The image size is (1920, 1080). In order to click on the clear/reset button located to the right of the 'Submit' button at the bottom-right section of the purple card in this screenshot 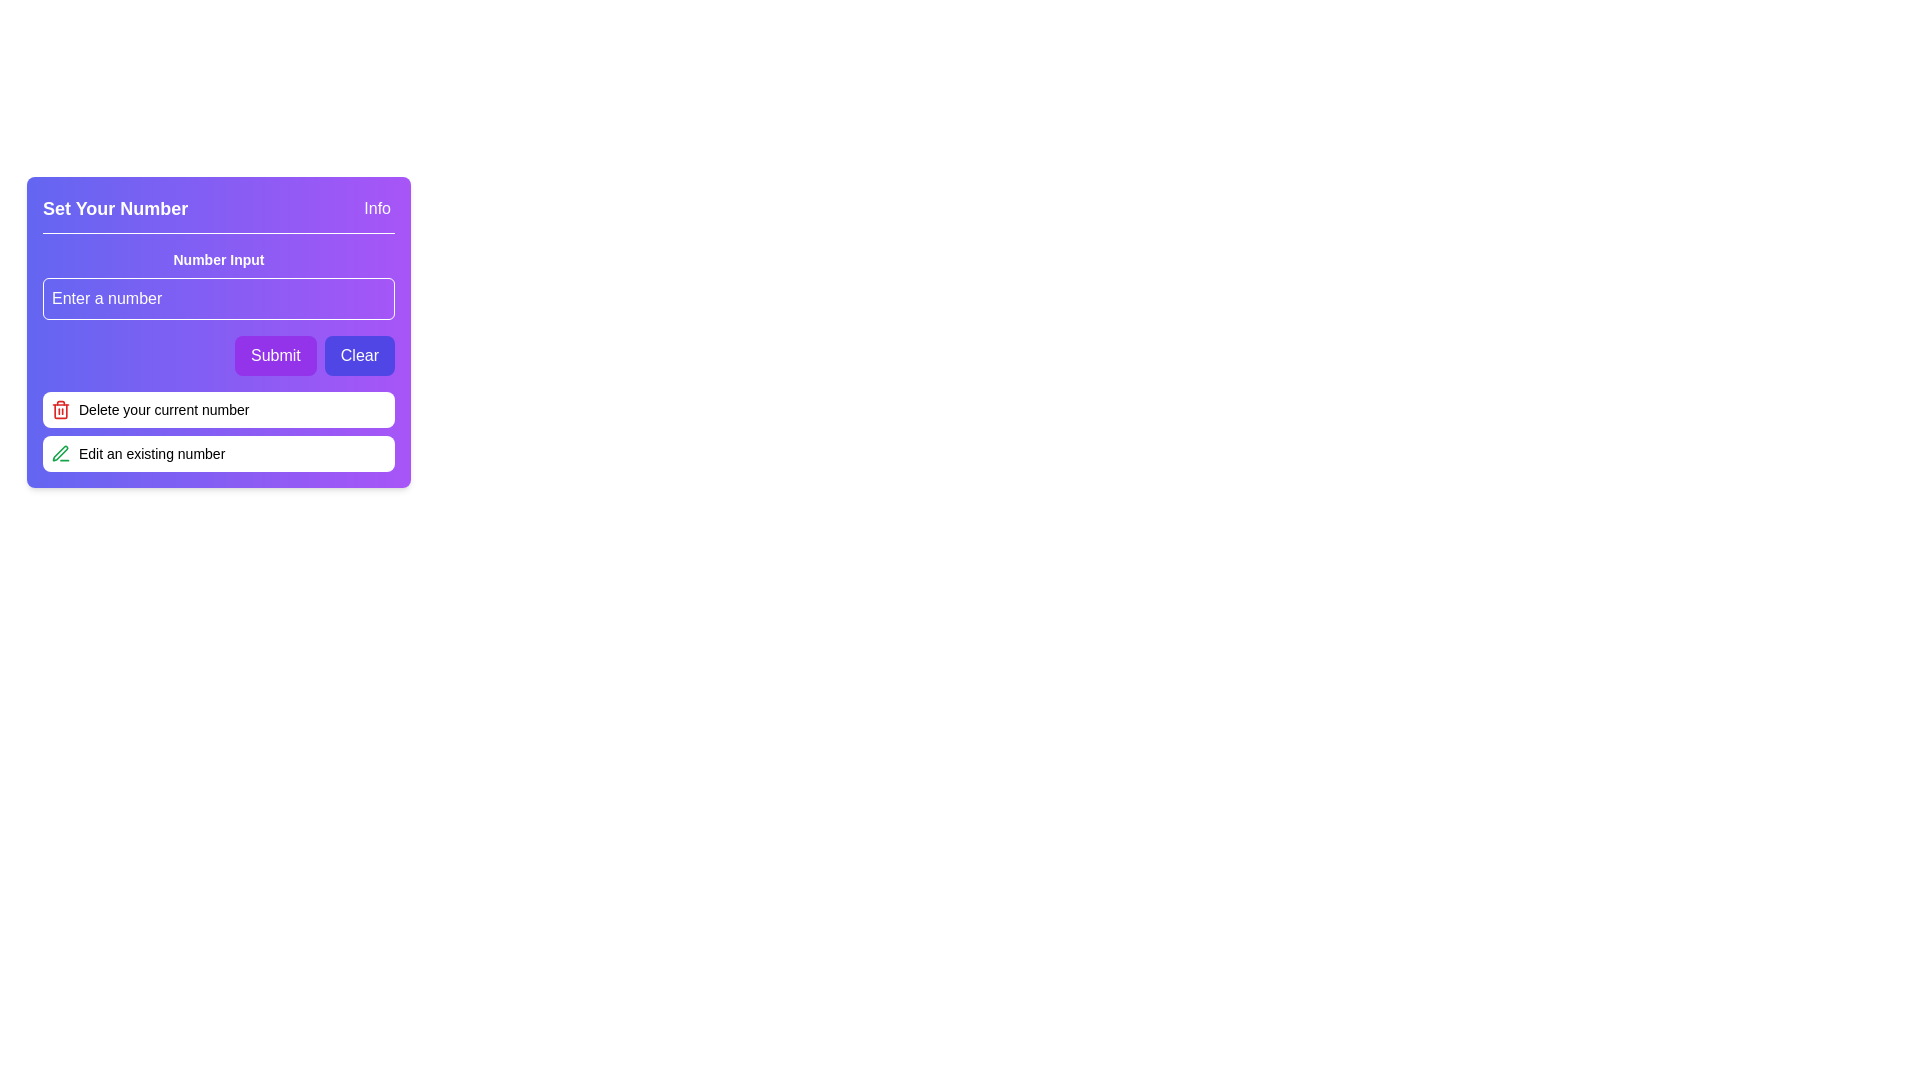, I will do `click(359, 354)`.